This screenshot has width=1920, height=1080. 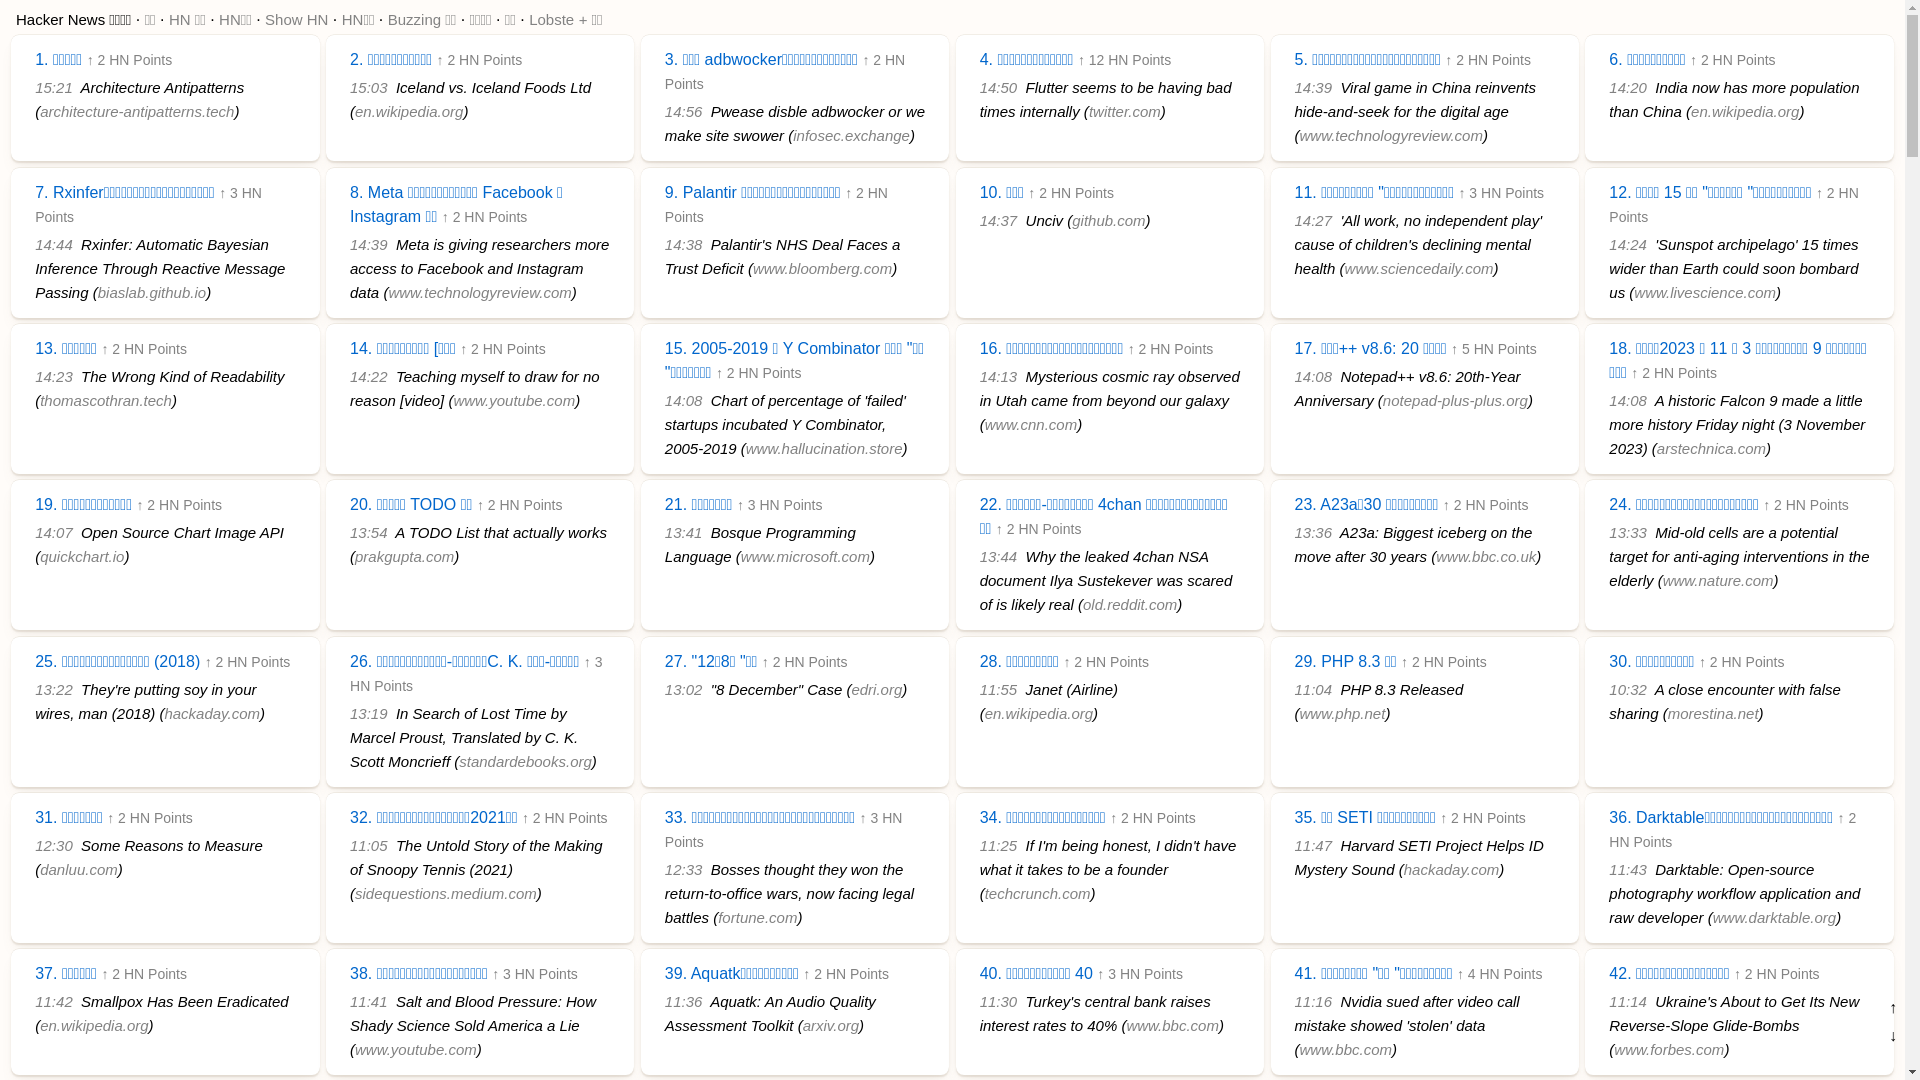 What do you see at coordinates (1662, 580) in the screenshot?
I see `'www.nature.com'` at bounding box center [1662, 580].